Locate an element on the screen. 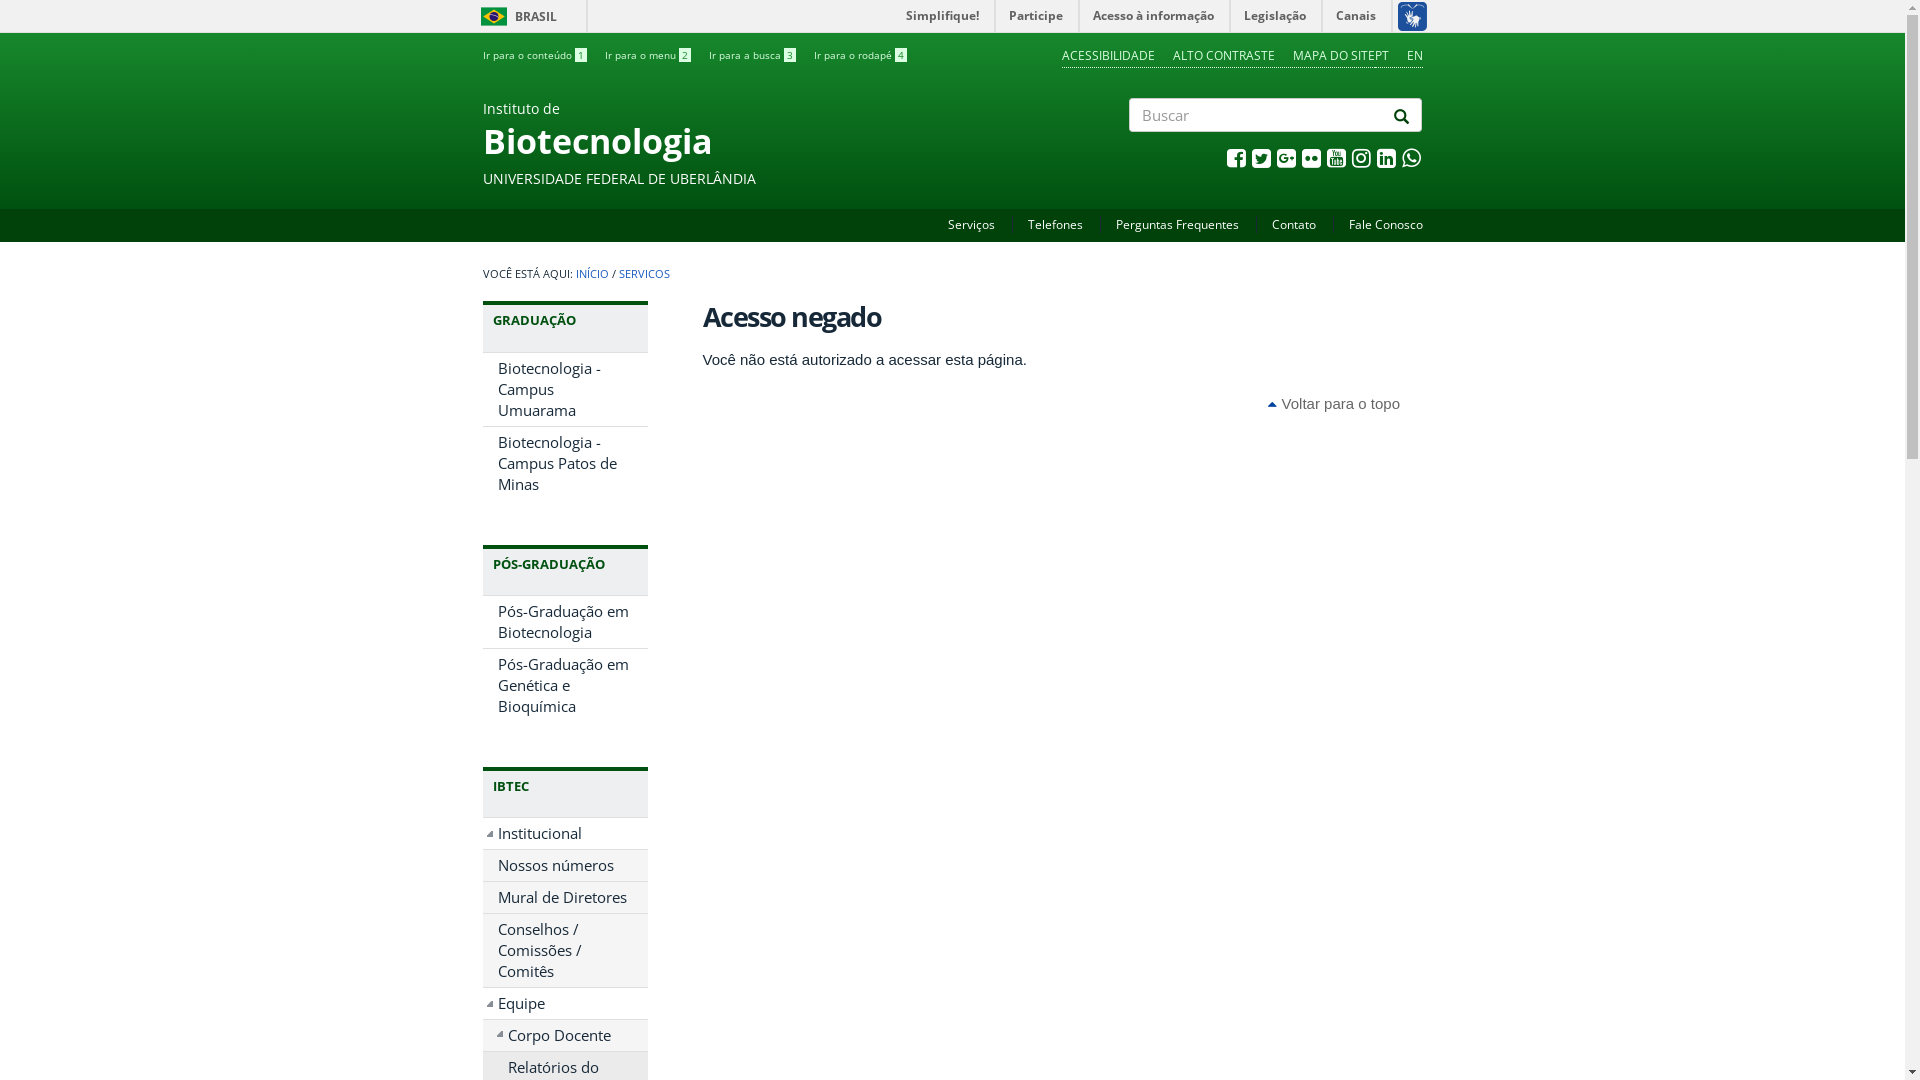  'Fale Conosco' is located at coordinates (1384, 224).